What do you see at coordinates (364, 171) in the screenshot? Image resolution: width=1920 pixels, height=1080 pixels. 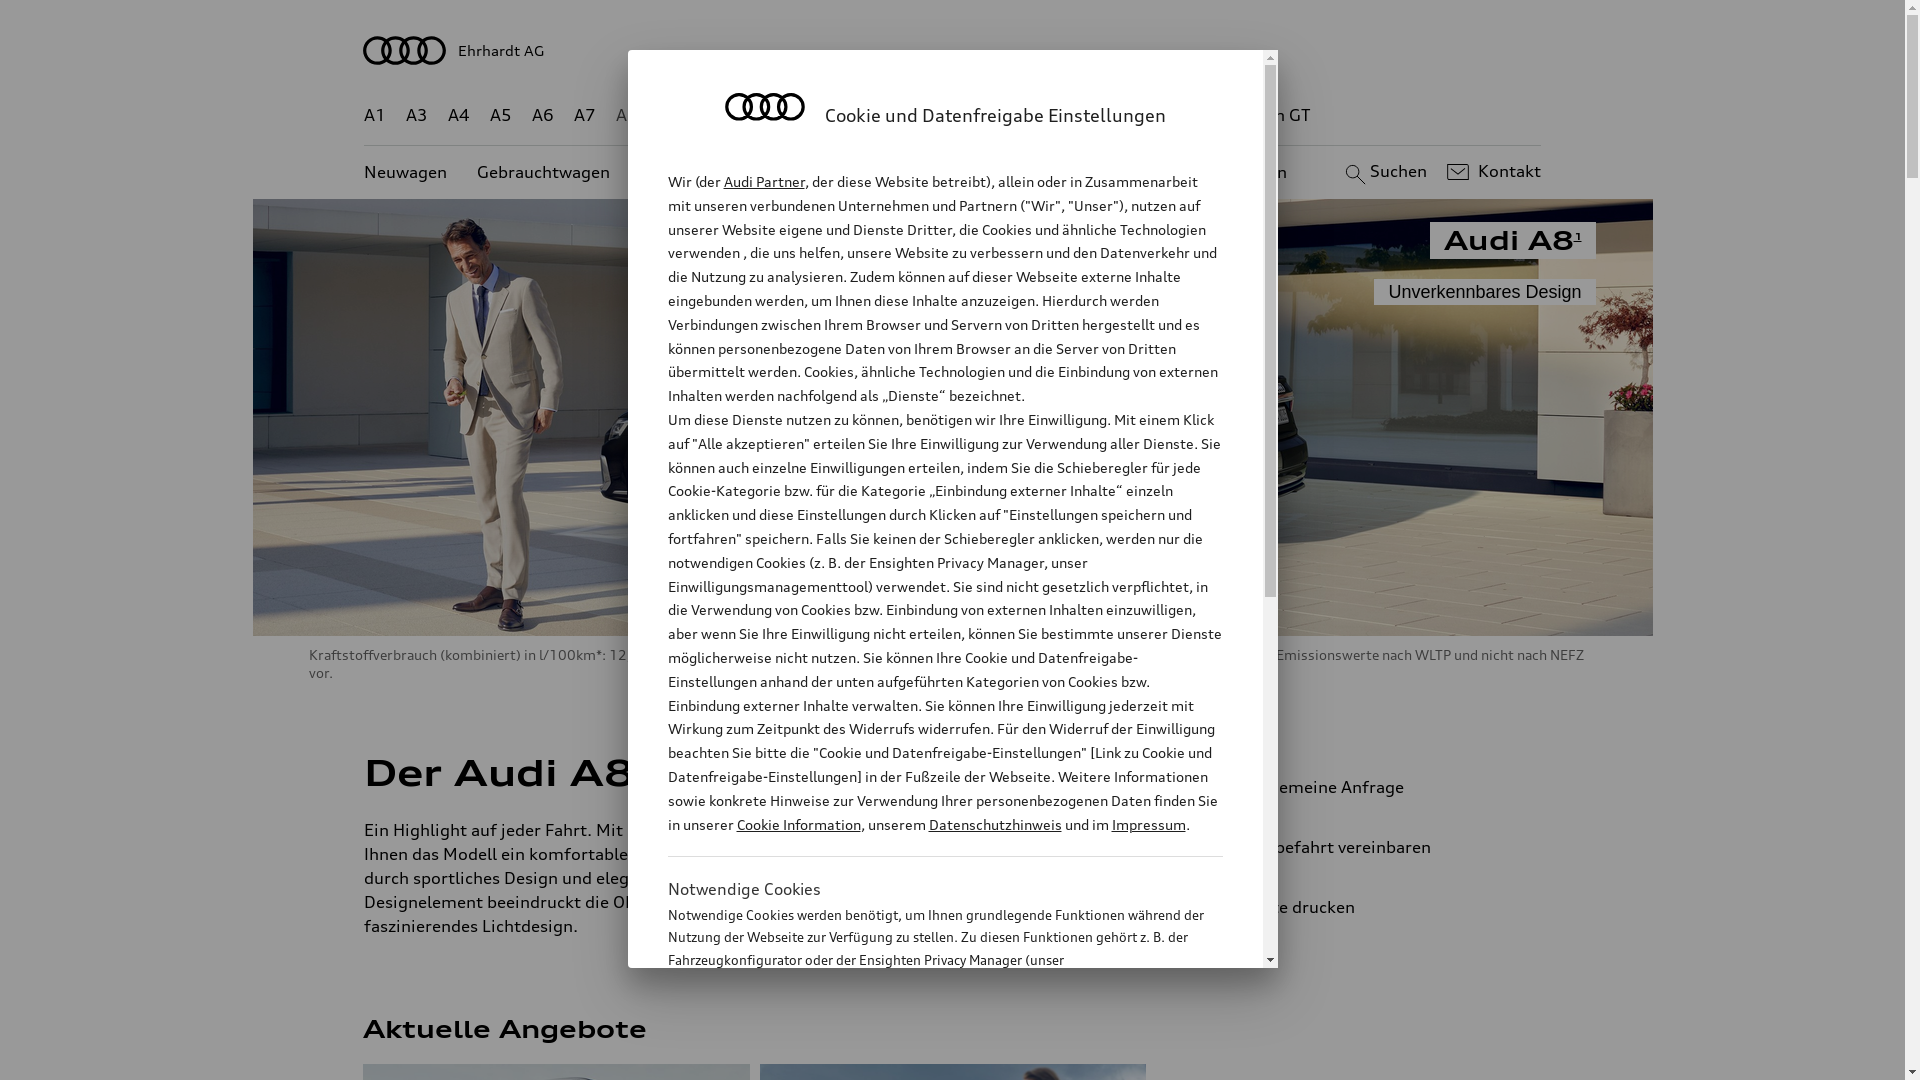 I see `'Neuwagen'` at bounding box center [364, 171].